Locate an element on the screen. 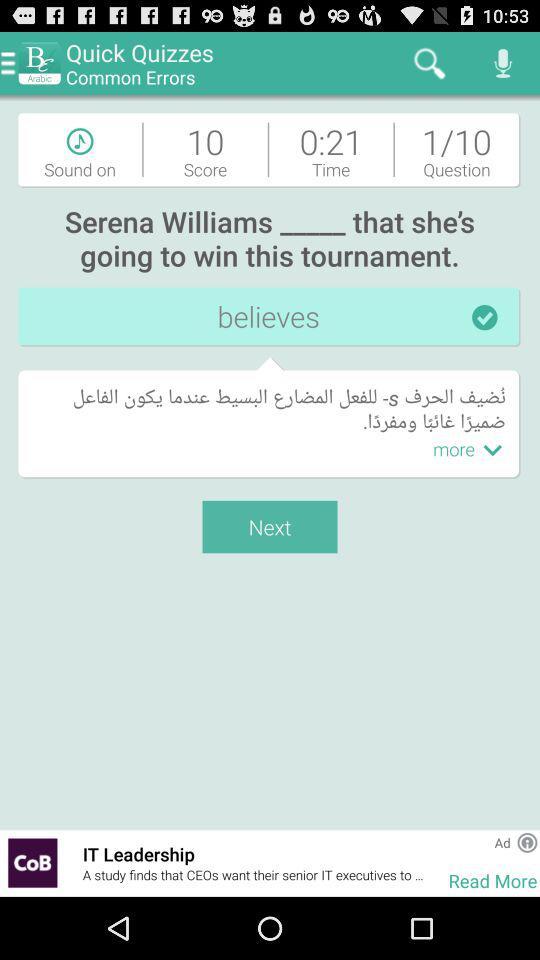 The height and width of the screenshot is (960, 540). show advertisement info is located at coordinates (527, 841).